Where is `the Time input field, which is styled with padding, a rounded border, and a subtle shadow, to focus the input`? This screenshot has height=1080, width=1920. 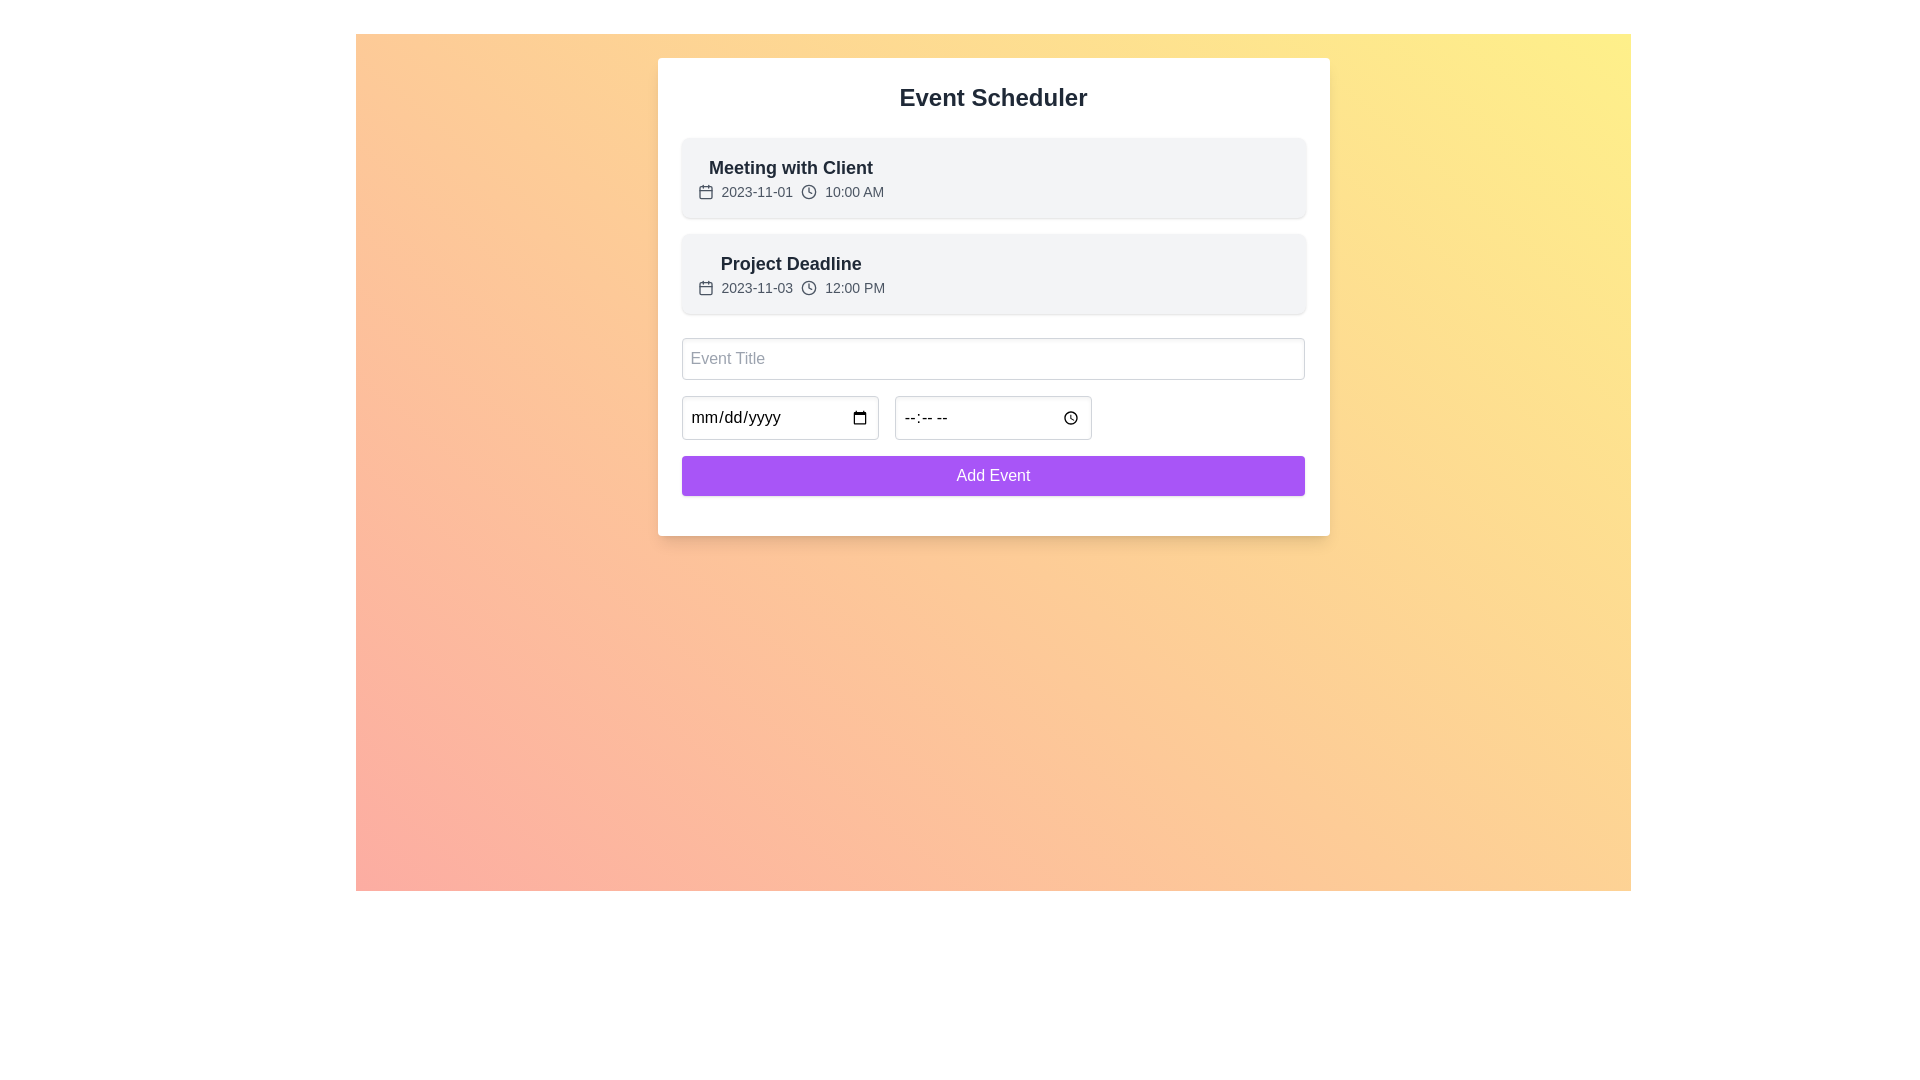
the Time input field, which is styled with padding, a rounded border, and a subtle shadow, to focus the input is located at coordinates (993, 416).